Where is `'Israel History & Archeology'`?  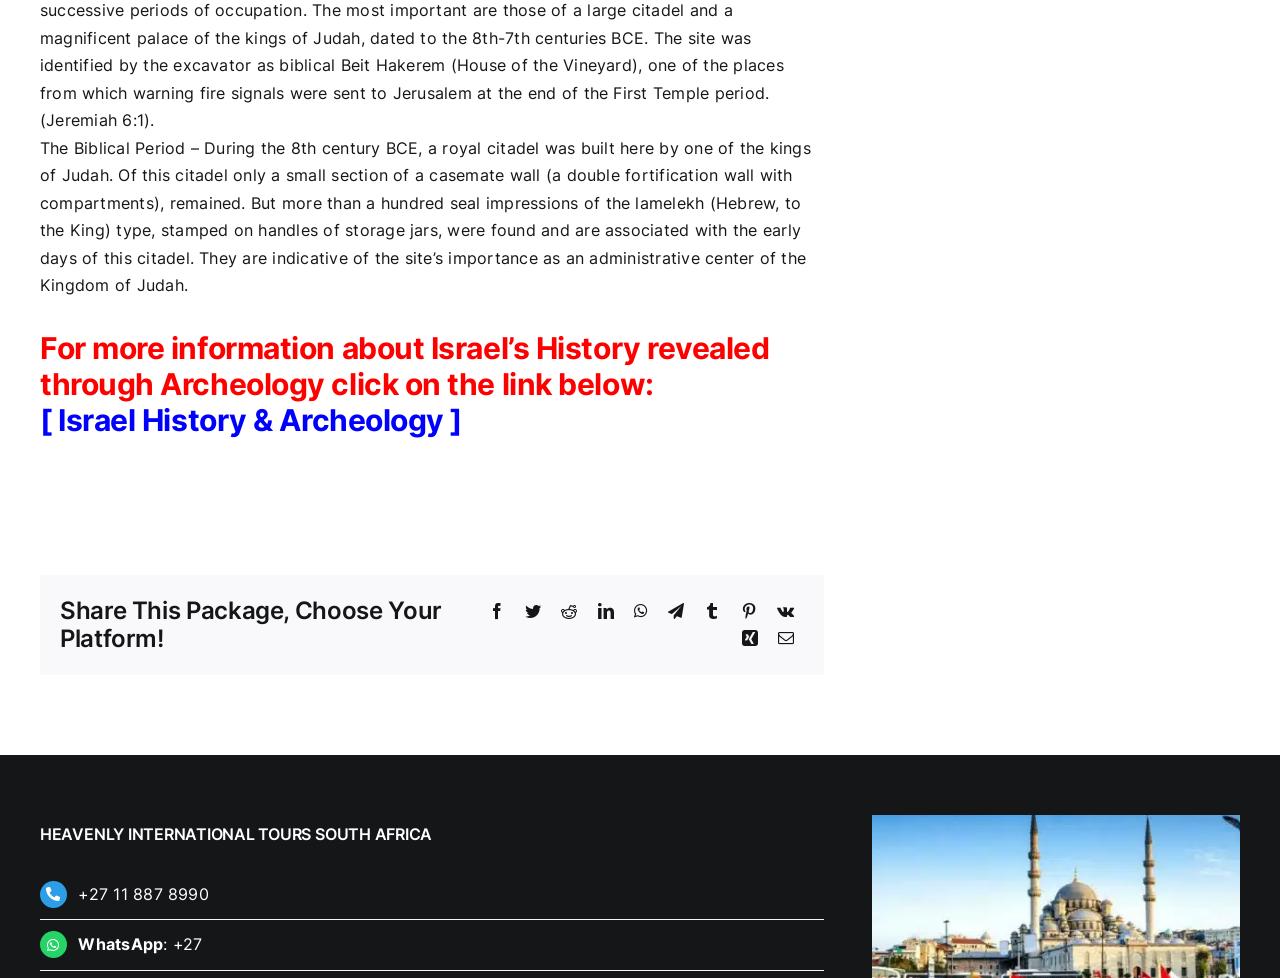
'Israel History & Archeology' is located at coordinates (249, 417).